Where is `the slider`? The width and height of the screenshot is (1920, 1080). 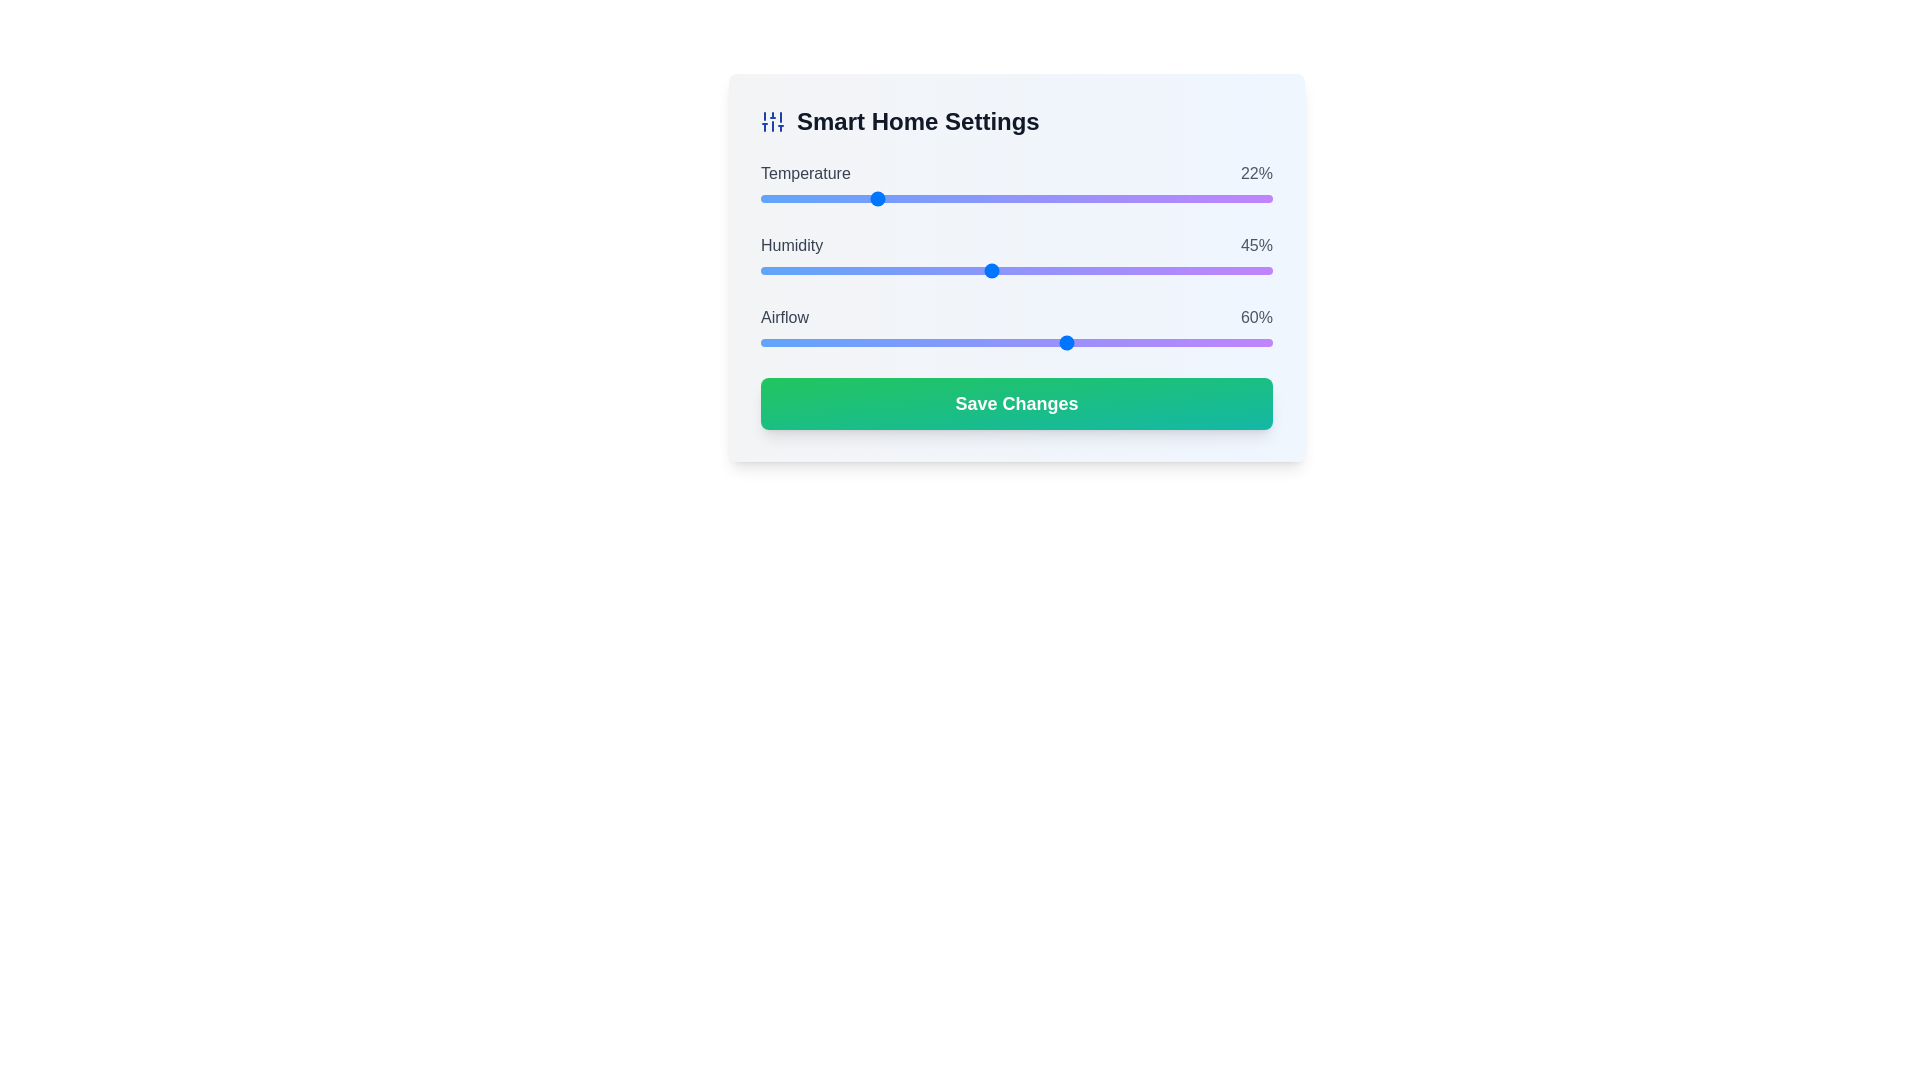 the slider is located at coordinates (1041, 199).